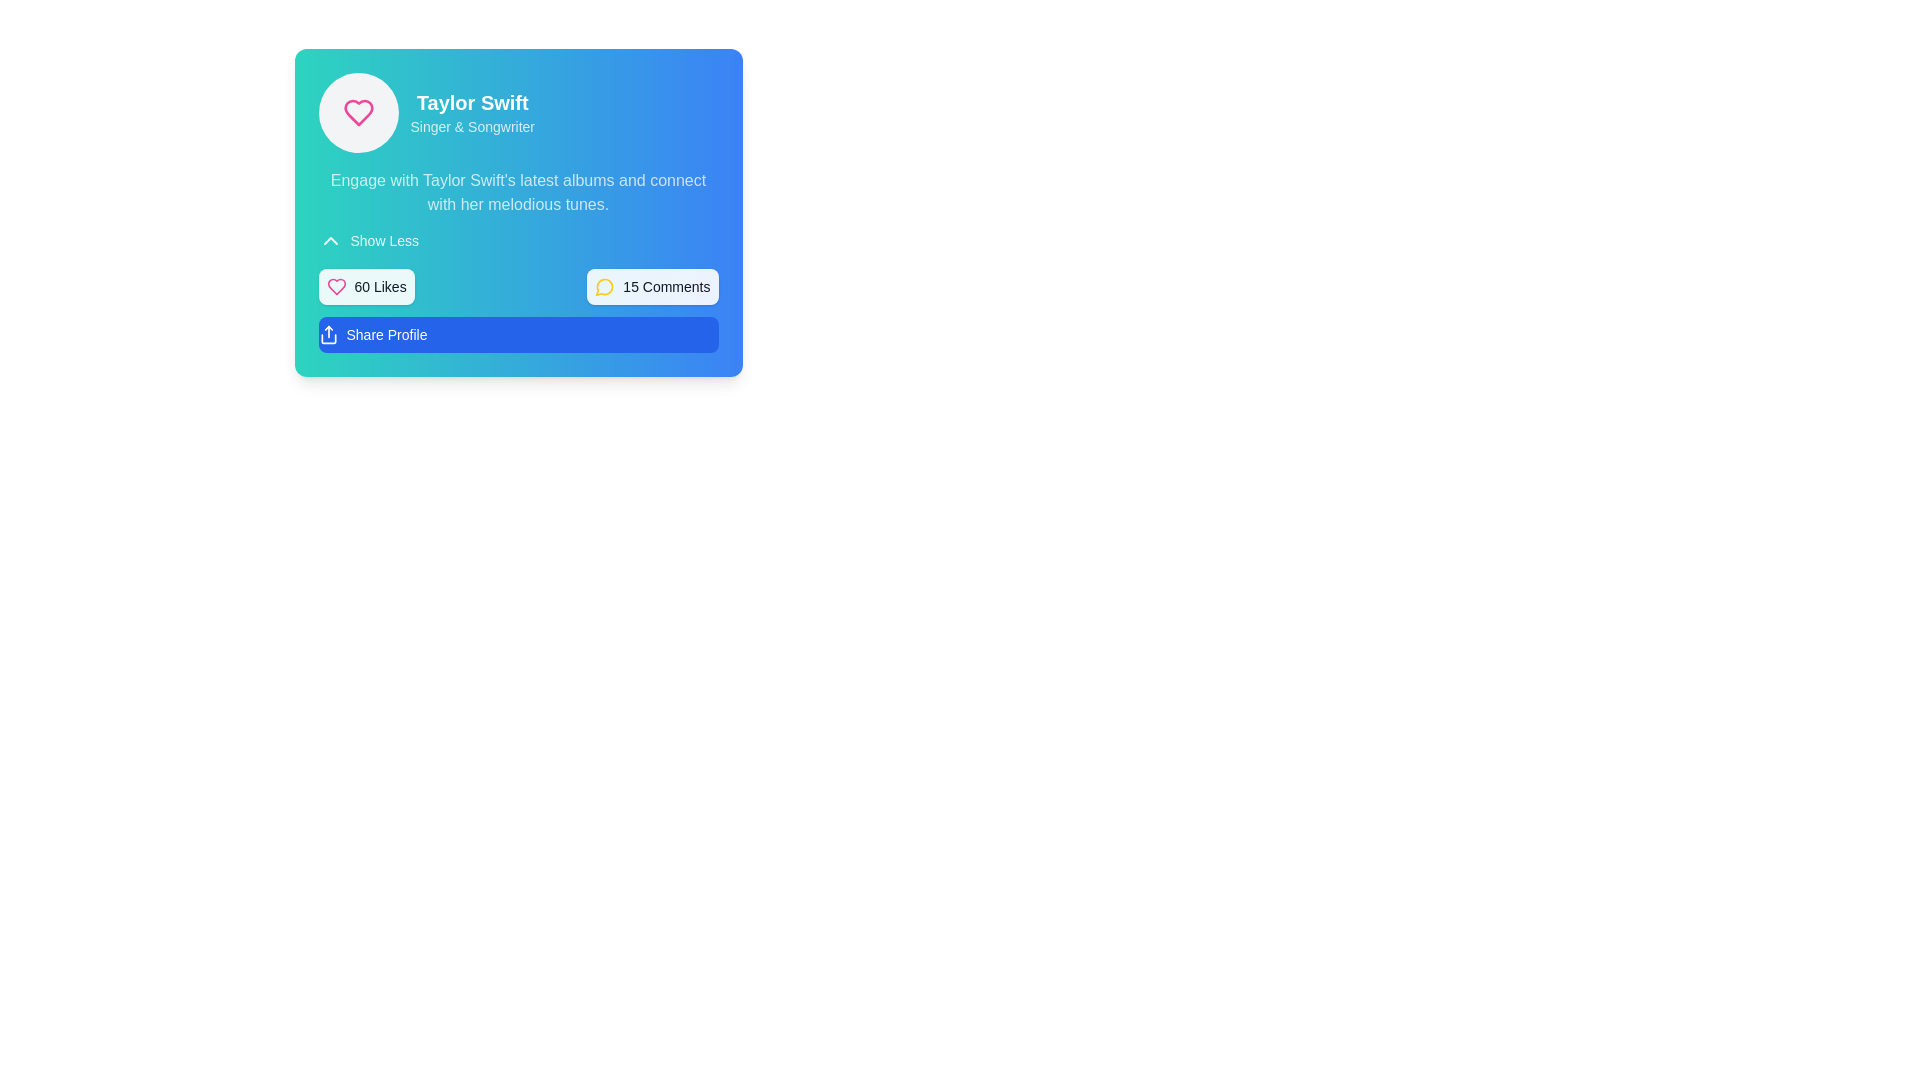  What do you see at coordinates (336, 286) in the screenshot?
I see `the heart icon with a pink outline located inside the '60 Likes' section` at bounding box center [336, 286].